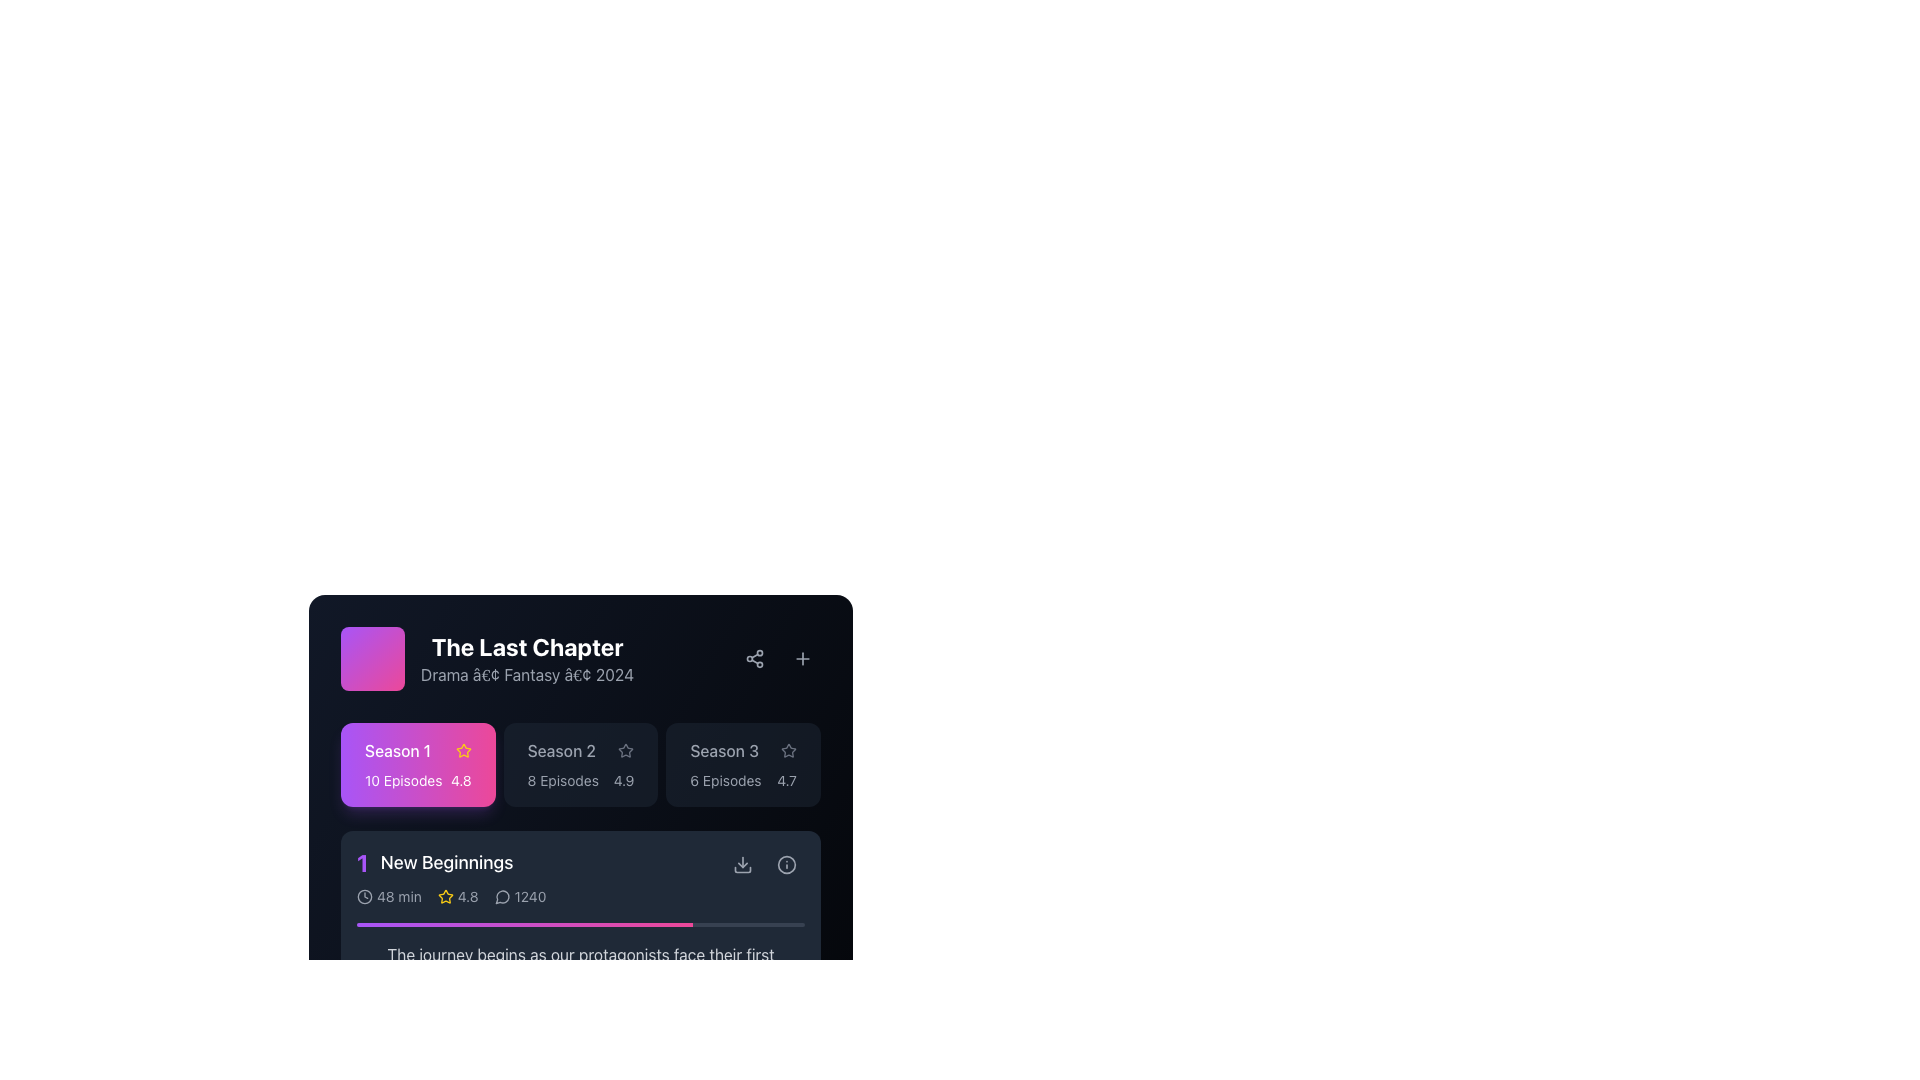 The image size is (1920, 1080). What do you see at coordinates (753, 659) in the screenshot?
I see `the circular sharing icon in the top right corner of the card for 'The Last Chapter' series` at bounding box center [753, 659].